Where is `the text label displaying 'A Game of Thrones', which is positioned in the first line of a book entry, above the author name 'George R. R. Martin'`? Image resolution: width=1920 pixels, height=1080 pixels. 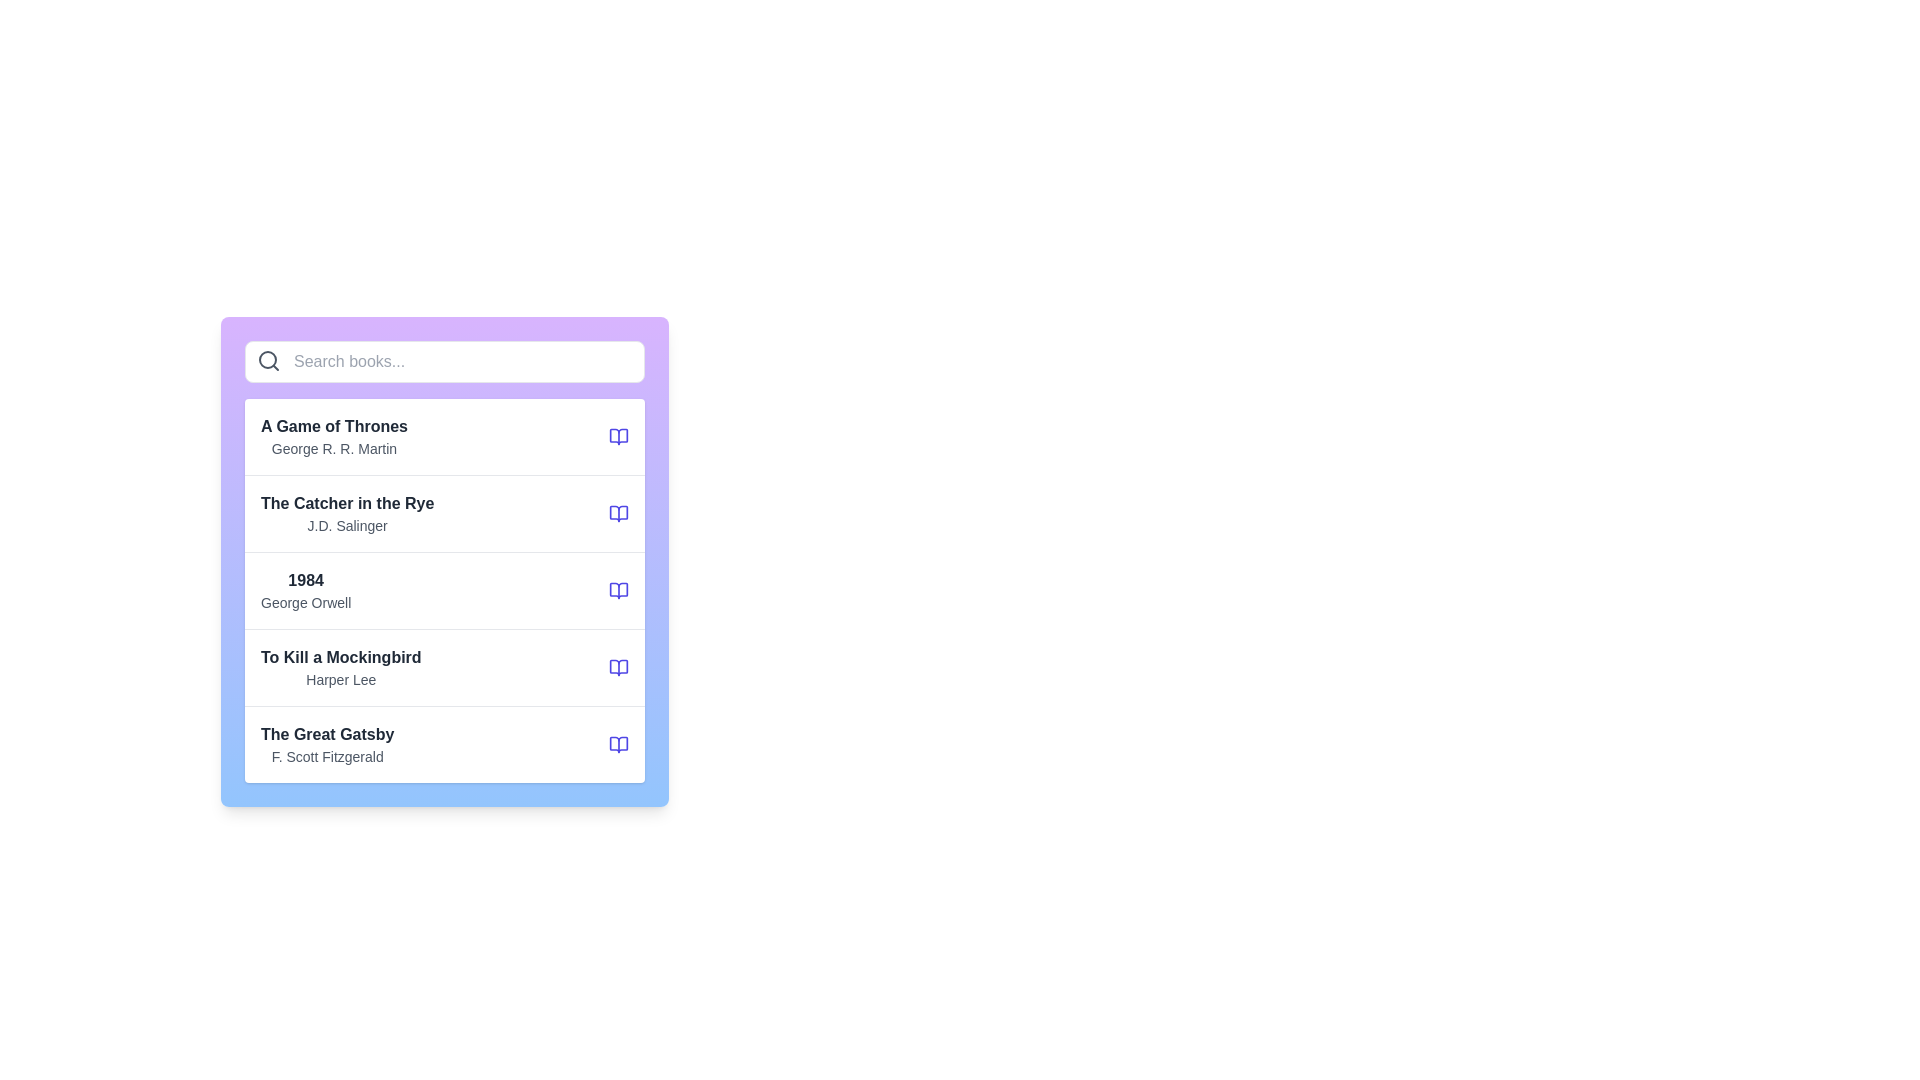 the text label displaying 'A Game of Thrones', which is positioned in the first line of a book entry, above the author name 'George R. R. Martin' is located at coordinates (334, 426).